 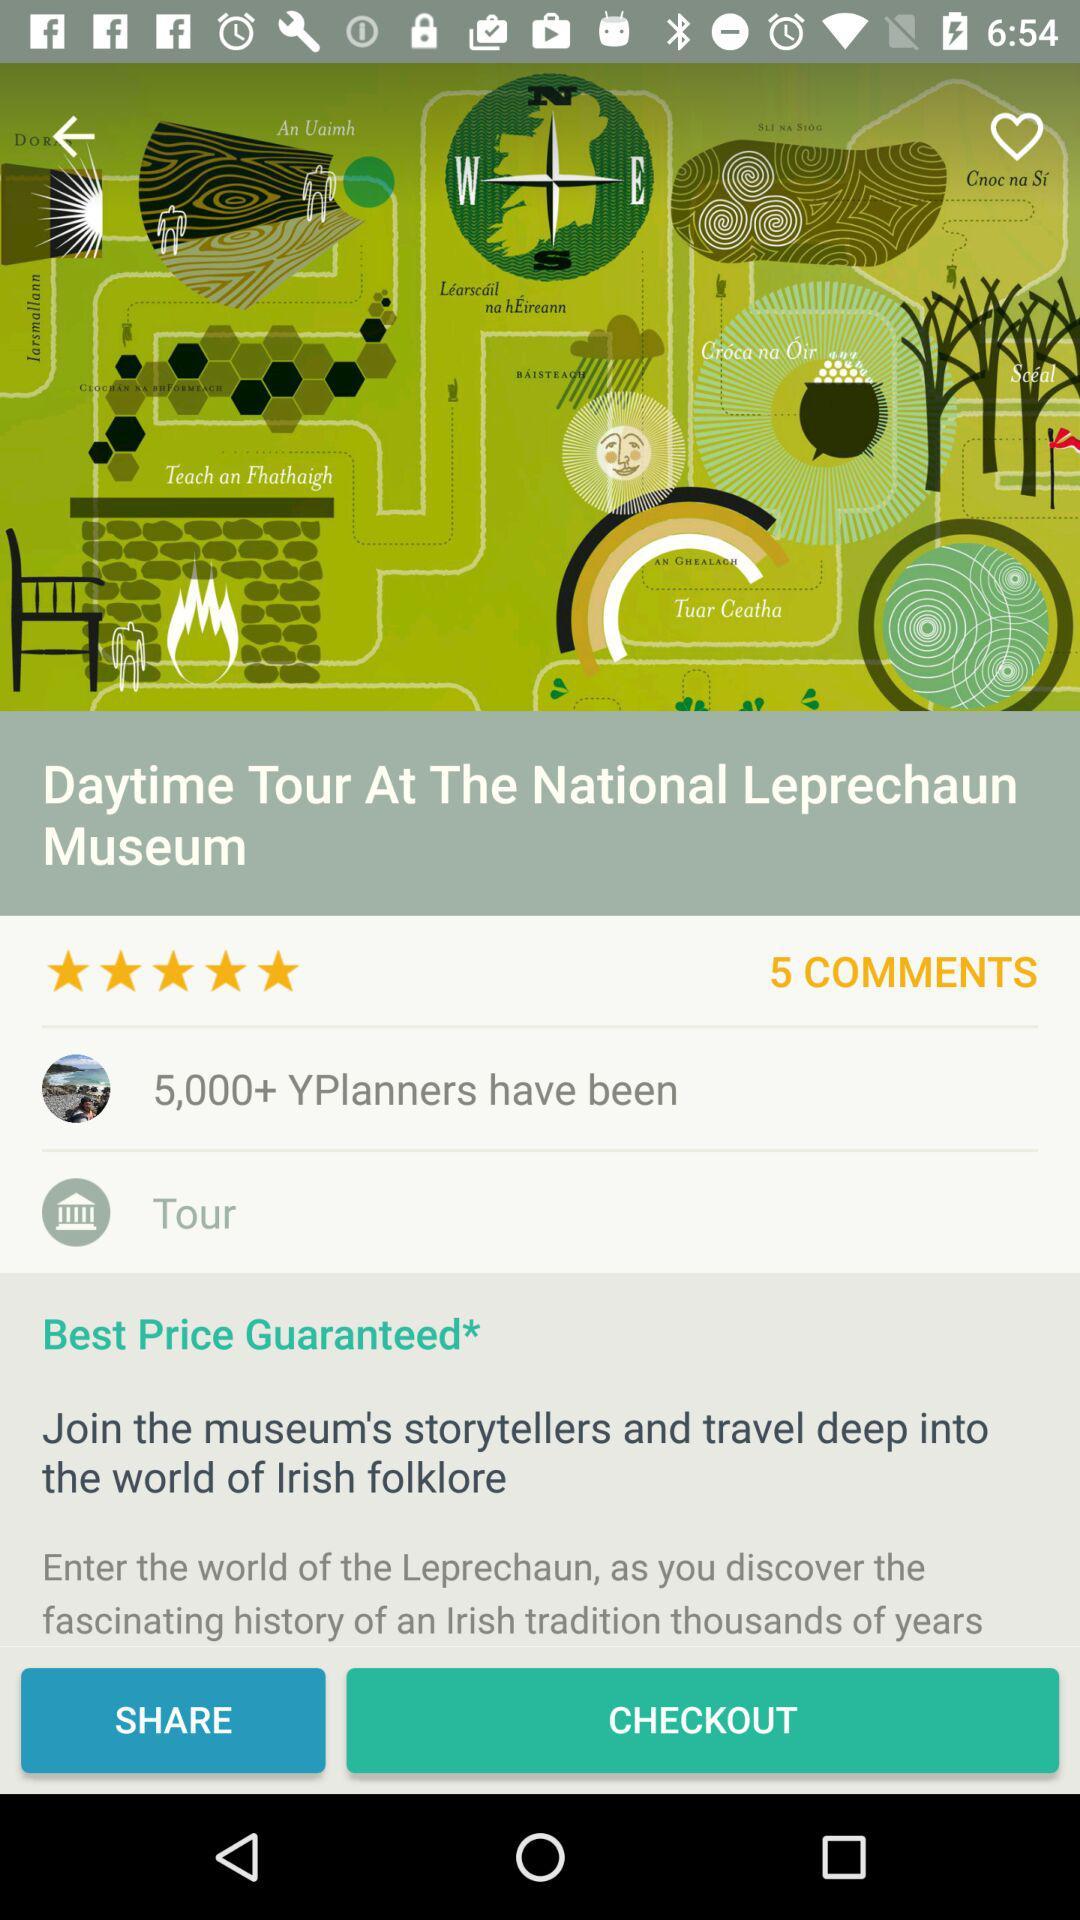 What do you see at coordinates (172, 1719) in the screenshot?
I see `the icon to the left of checkout item` at bounding box center [172, 1719].